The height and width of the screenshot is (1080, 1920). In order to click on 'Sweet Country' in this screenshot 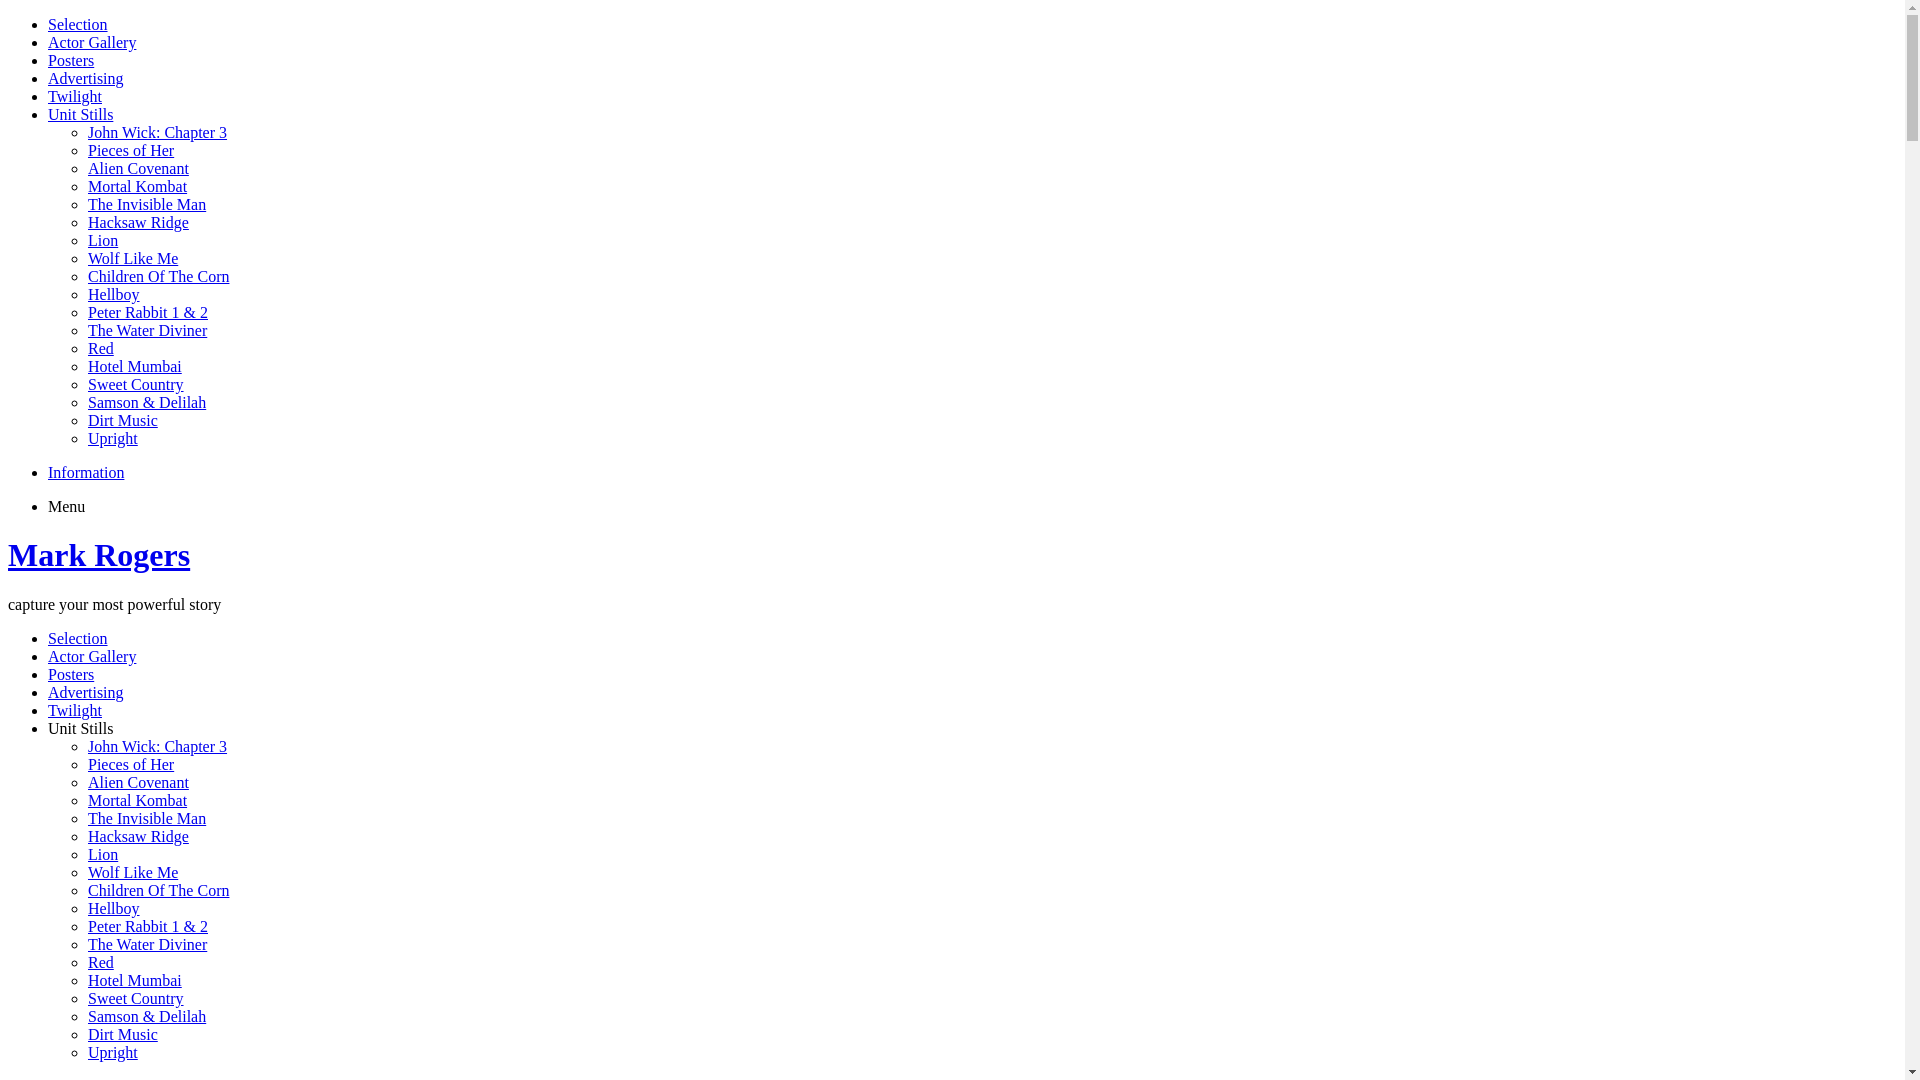, I will do `click(86, 384)`.